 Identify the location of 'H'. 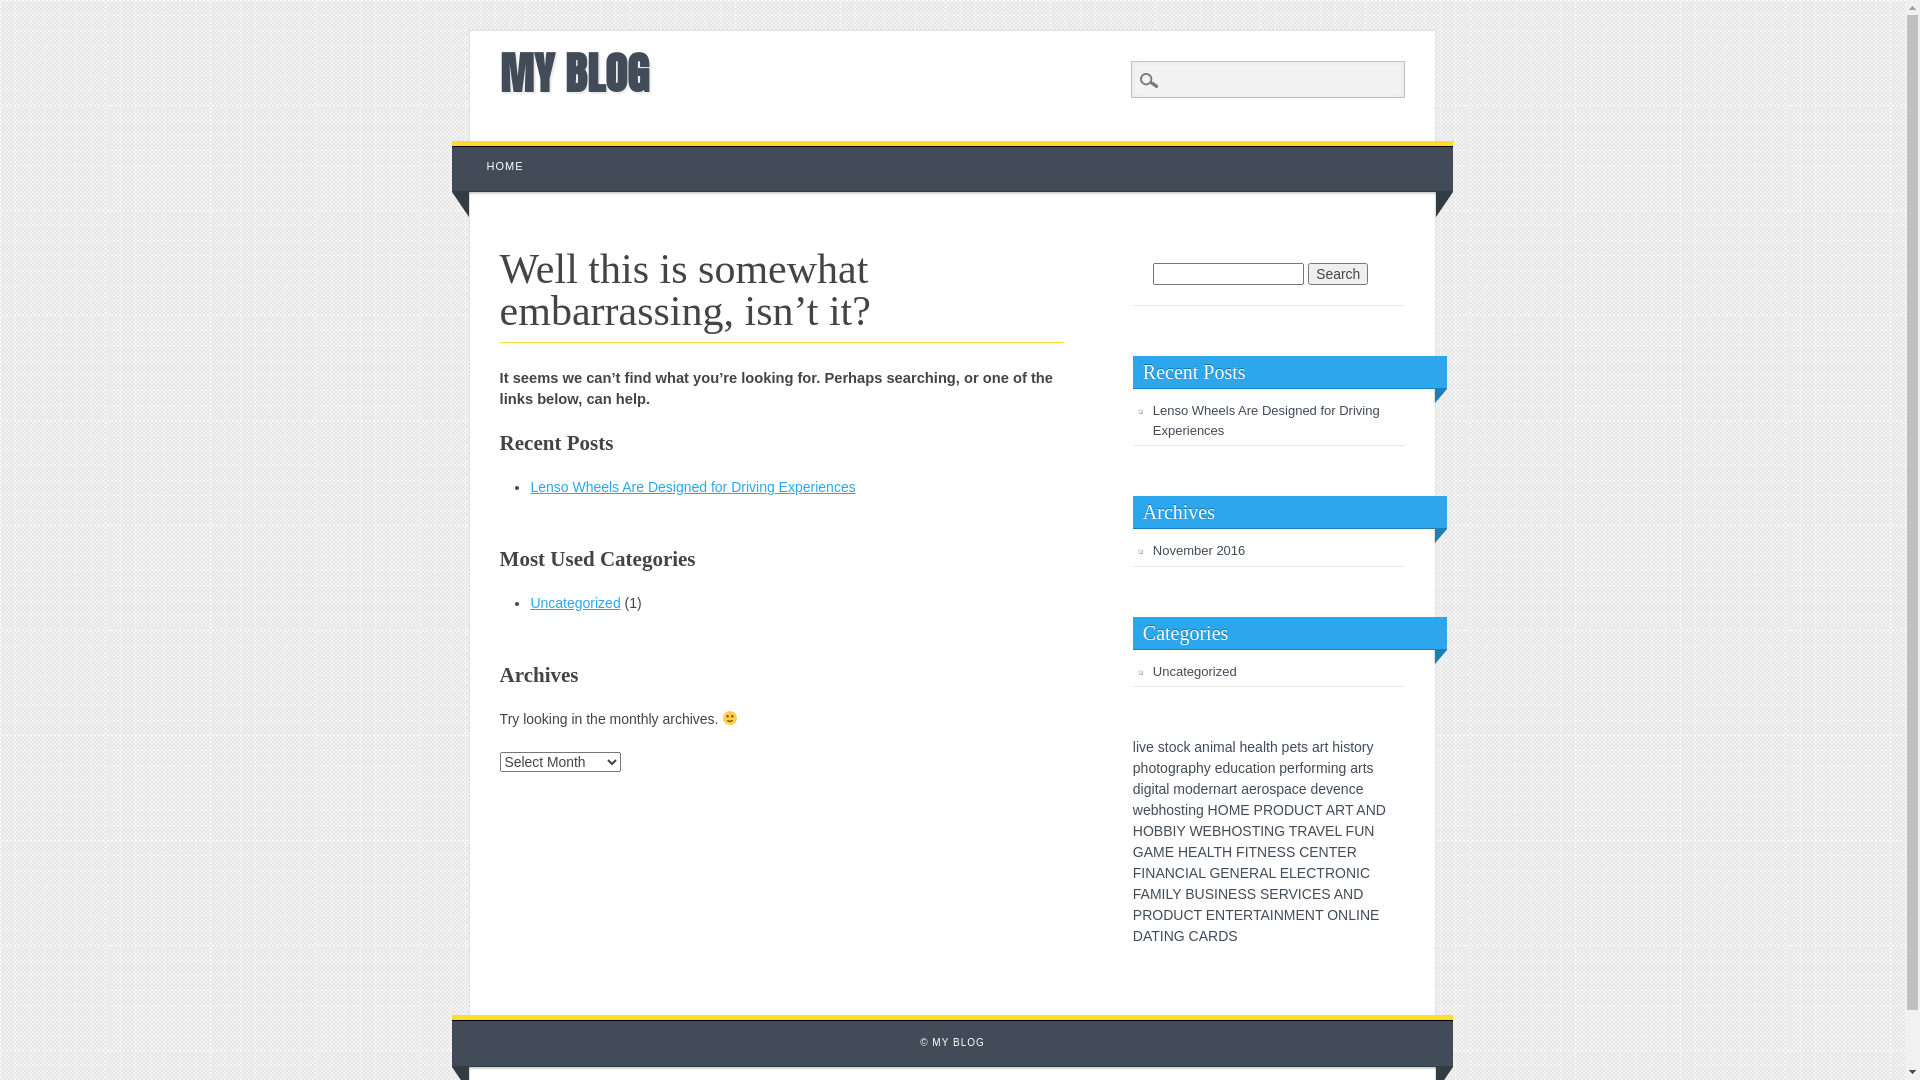
(1137, 830).